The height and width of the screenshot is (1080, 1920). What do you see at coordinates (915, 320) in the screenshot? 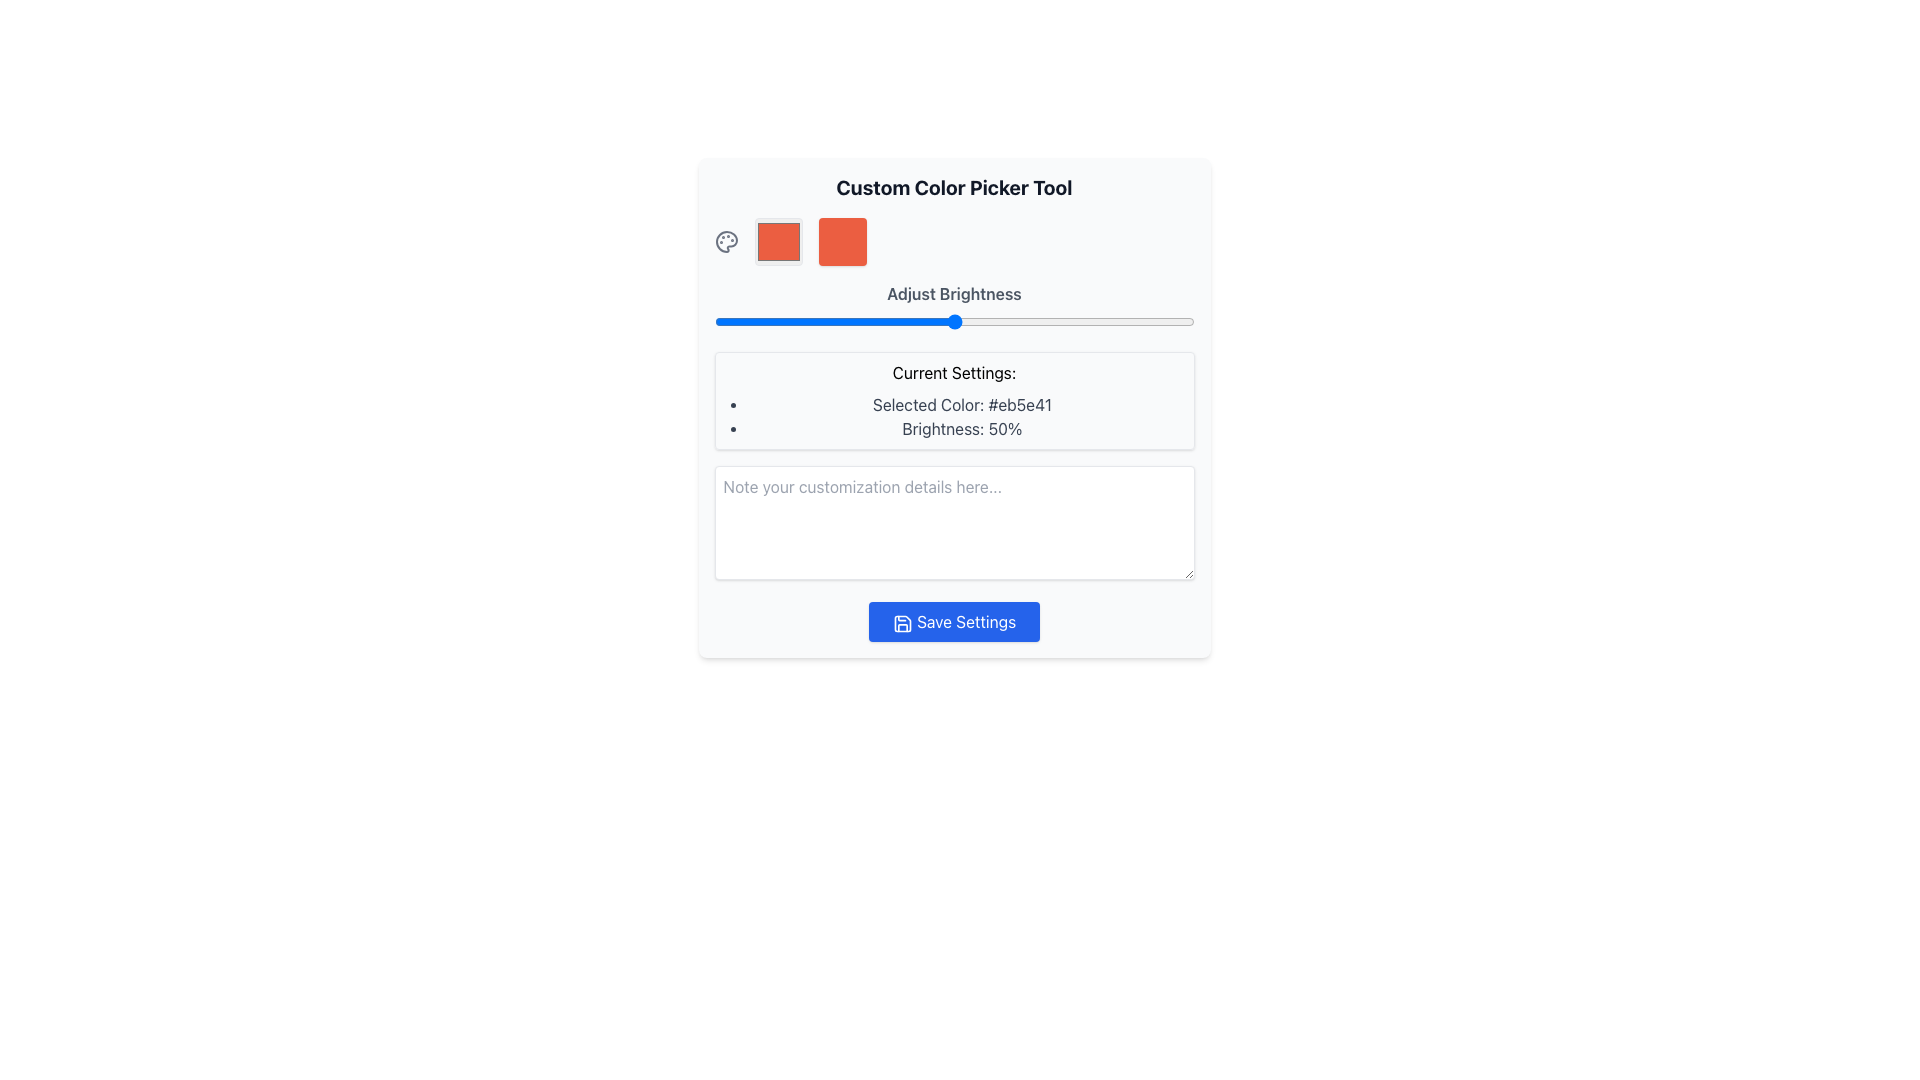
I see `the brightness` at bounding box center [915, 320].